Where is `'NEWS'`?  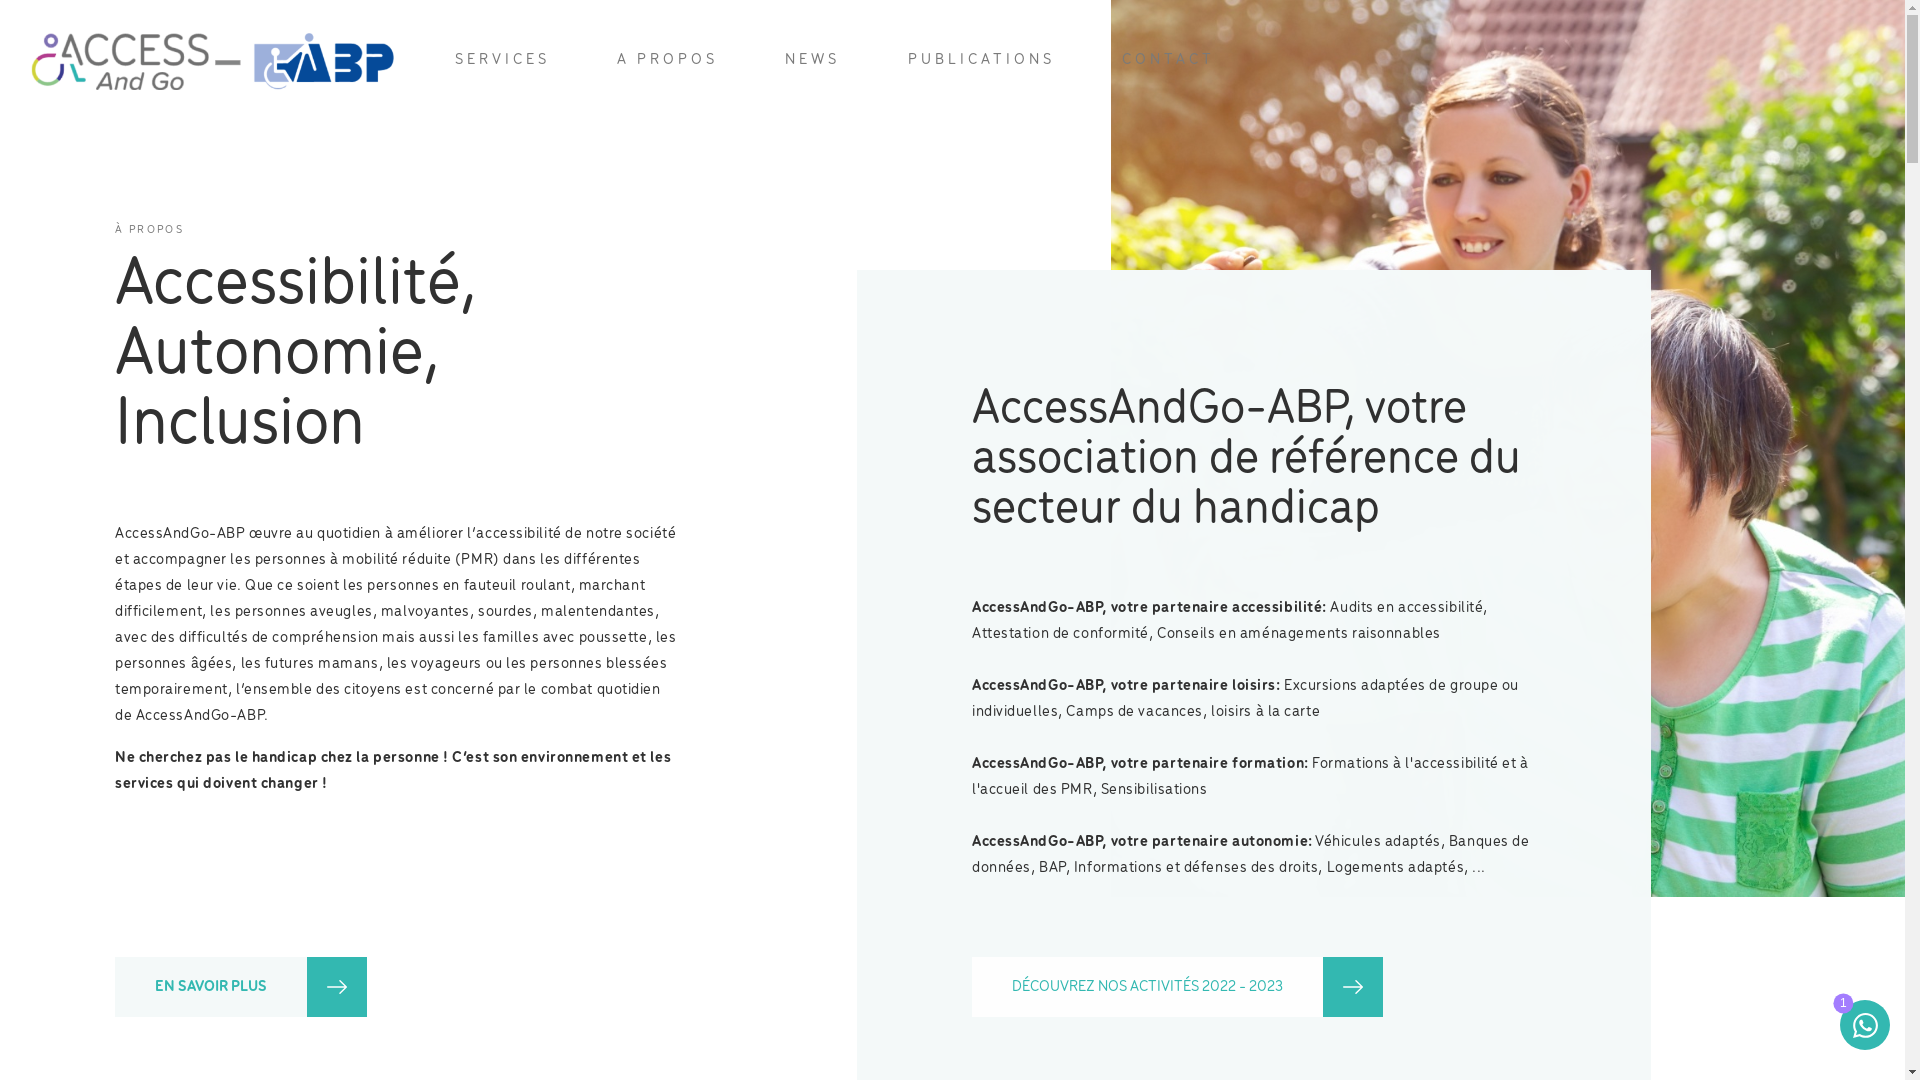 'NEWS' is located at coordinates (812, 59).